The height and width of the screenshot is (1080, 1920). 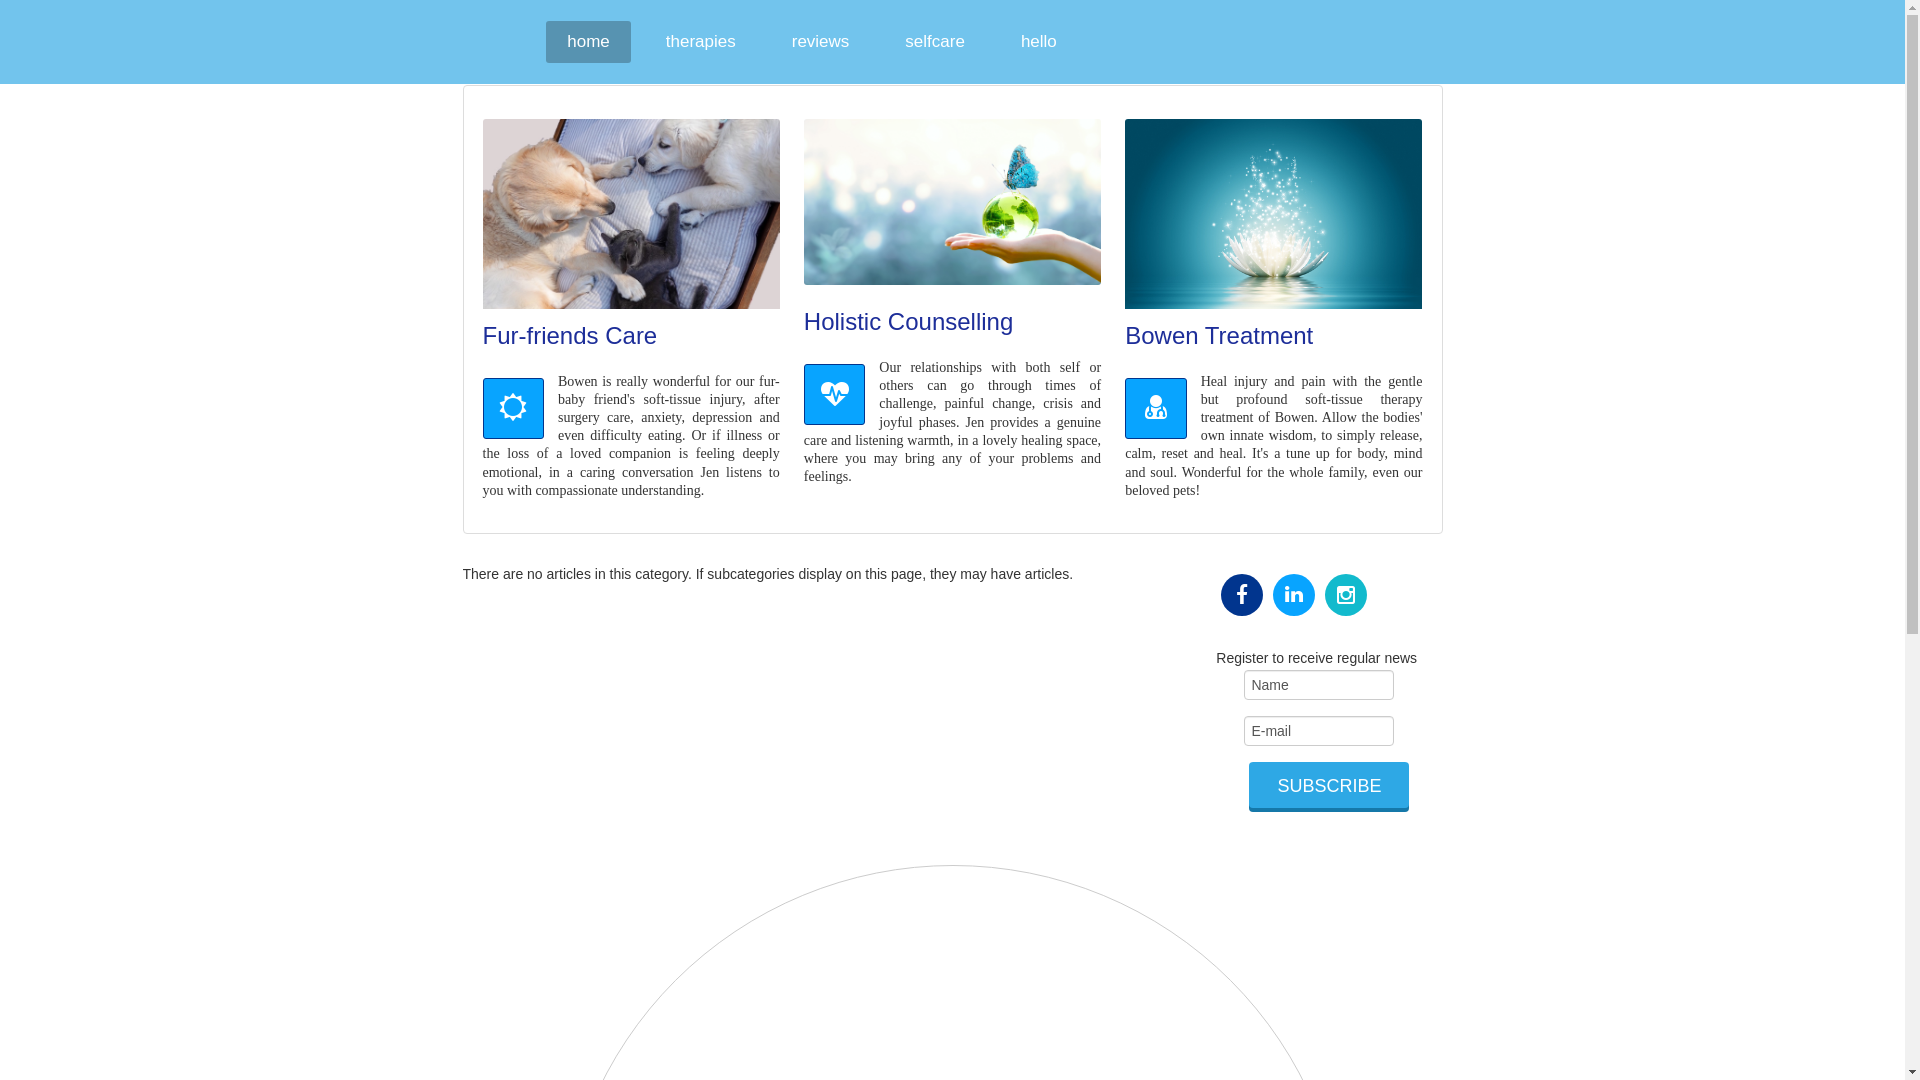 What do you see at coordinates (1038, 42) in the screenshot?
I see `'hello'` at bounding box center [1038, 42].